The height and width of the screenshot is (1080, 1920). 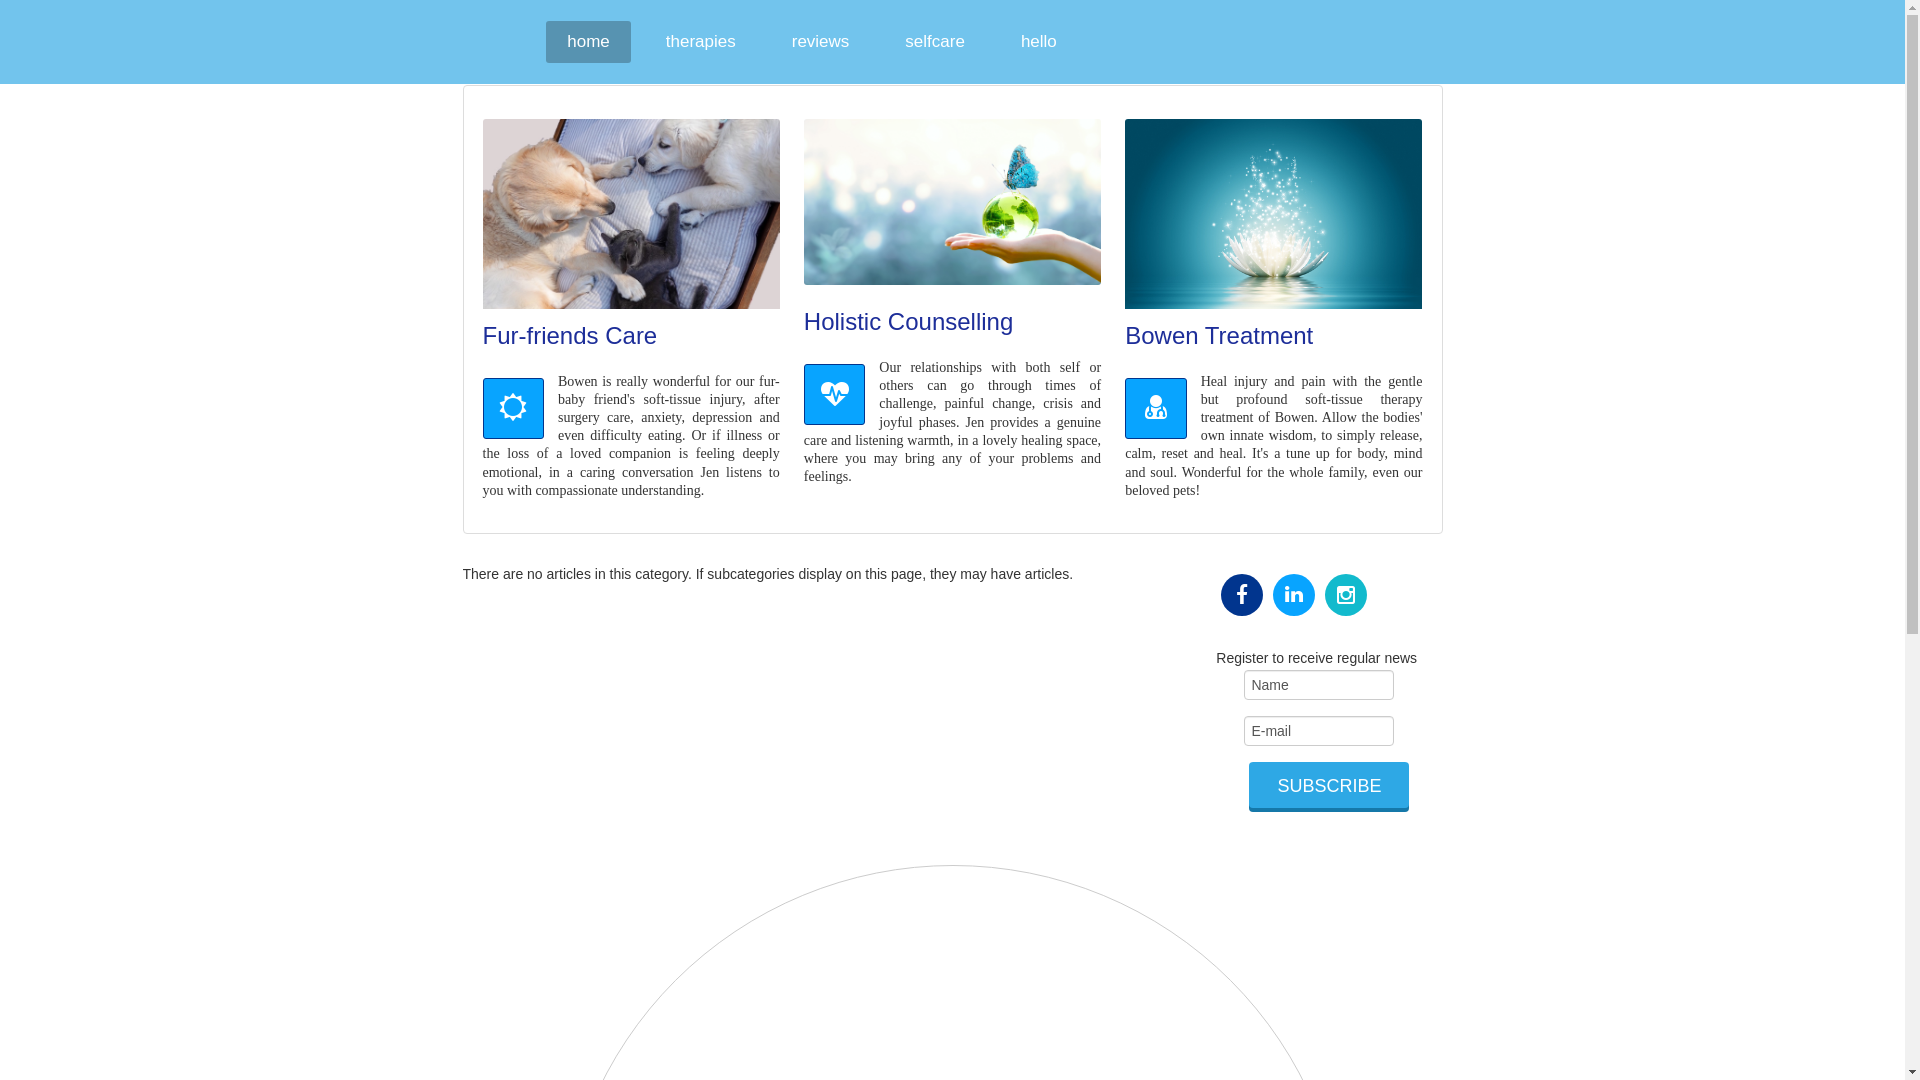 What do you see at coordinates (1038, 42) in the screenshot?
I see `'hello'` at bounding box center [1038, 42].